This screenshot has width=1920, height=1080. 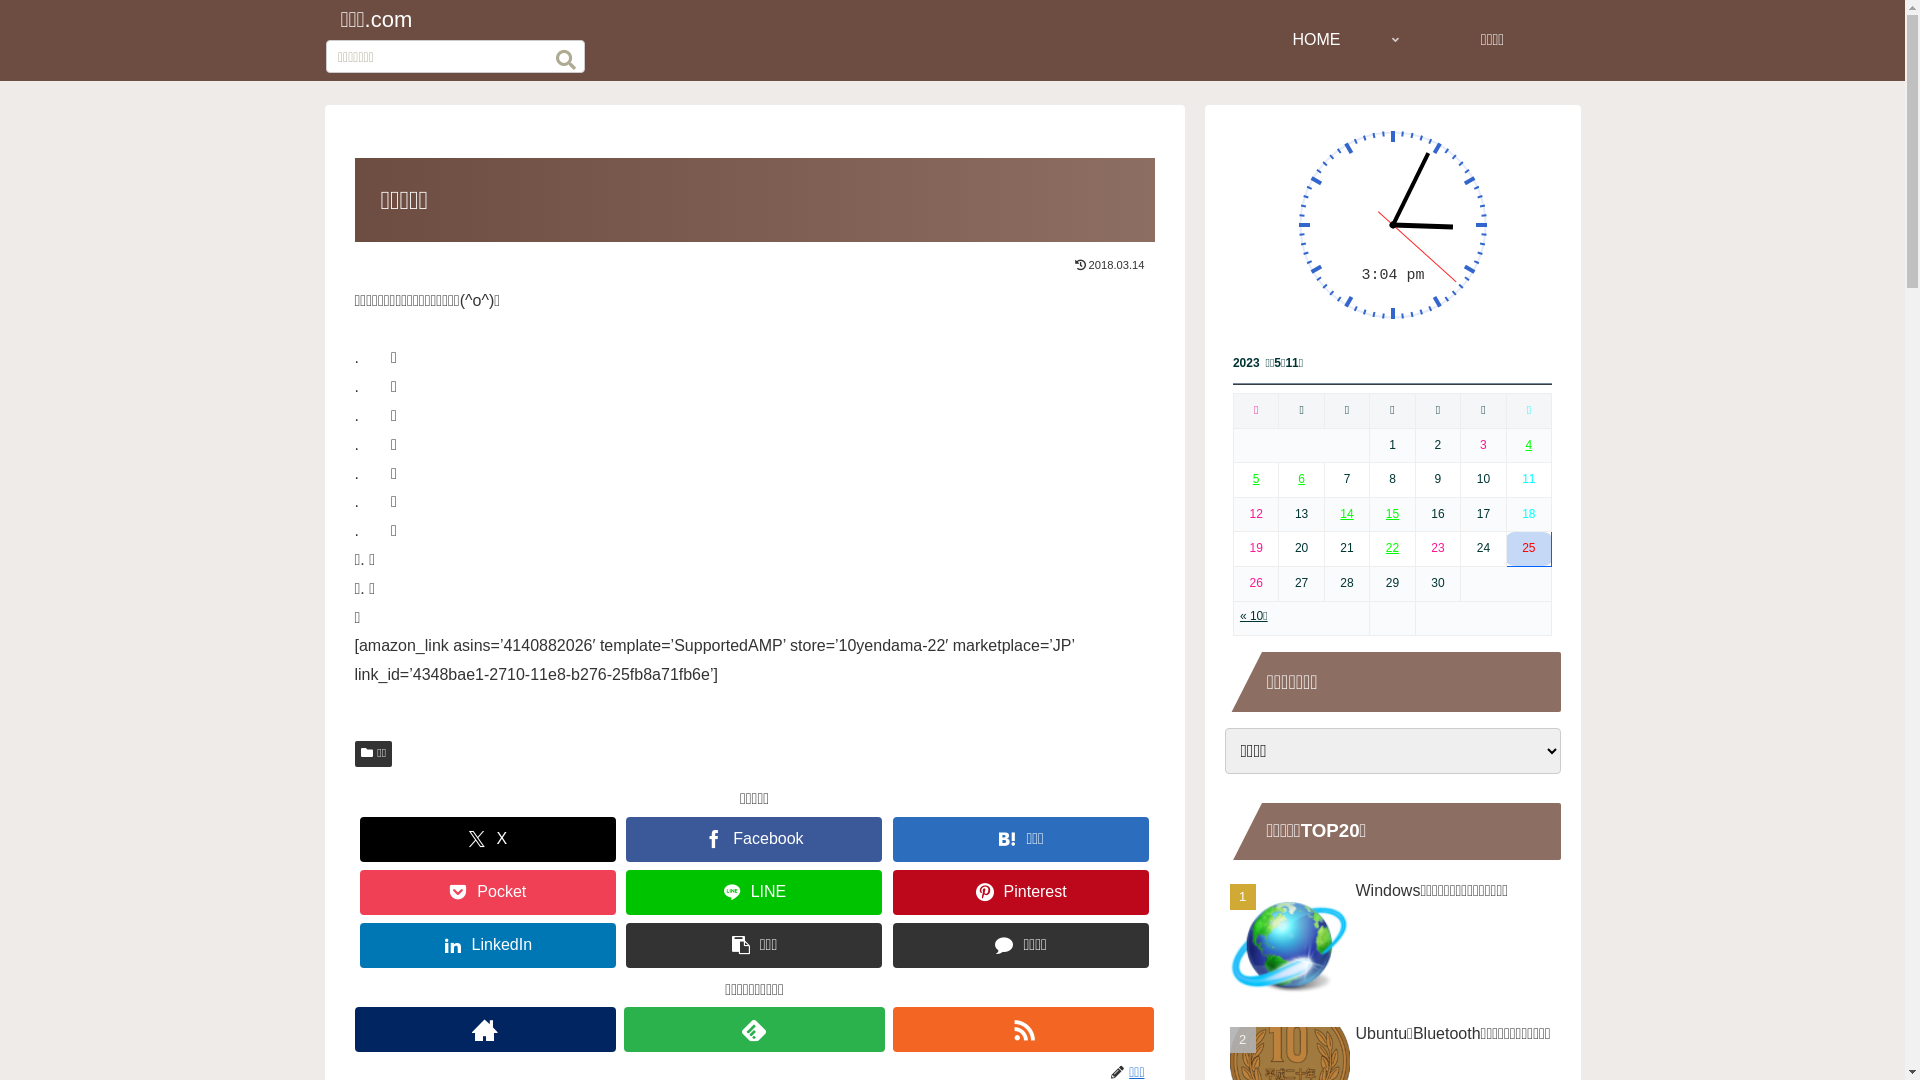 I want to click on '6', so click(x=1301, y=478).